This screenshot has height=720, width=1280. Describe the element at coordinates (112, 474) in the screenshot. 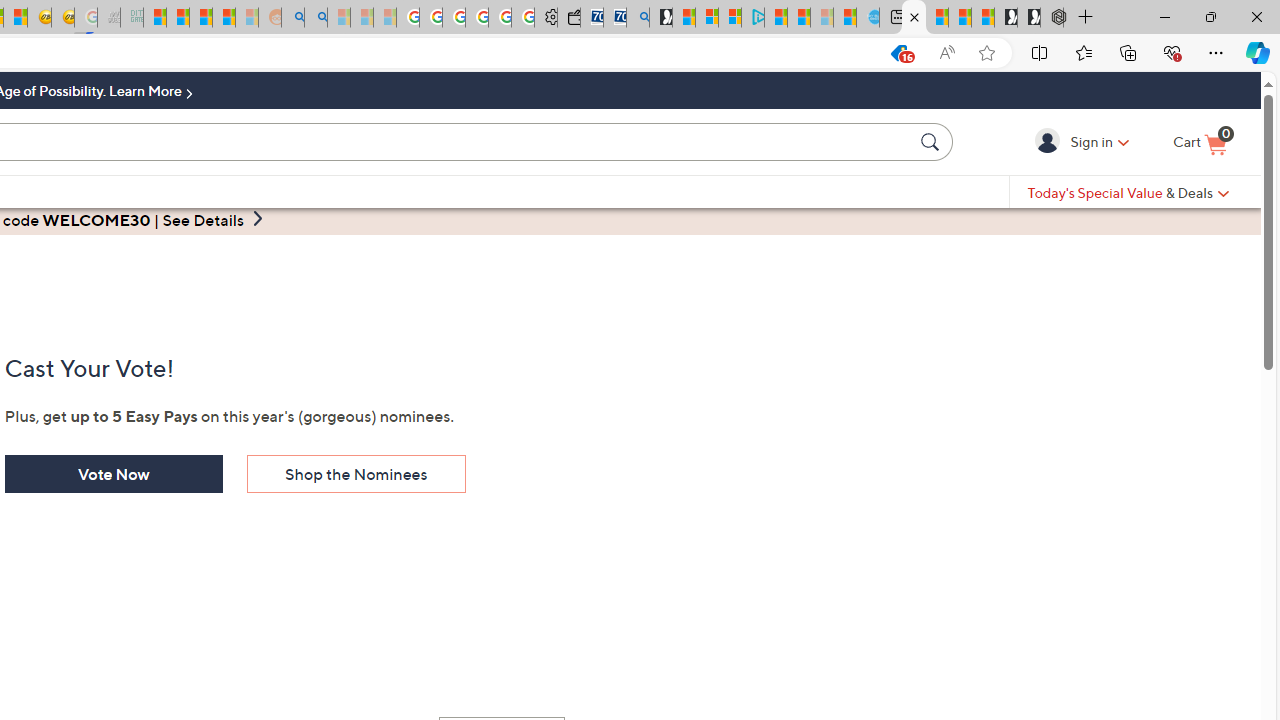

I see `'Vote Now'` at that location.